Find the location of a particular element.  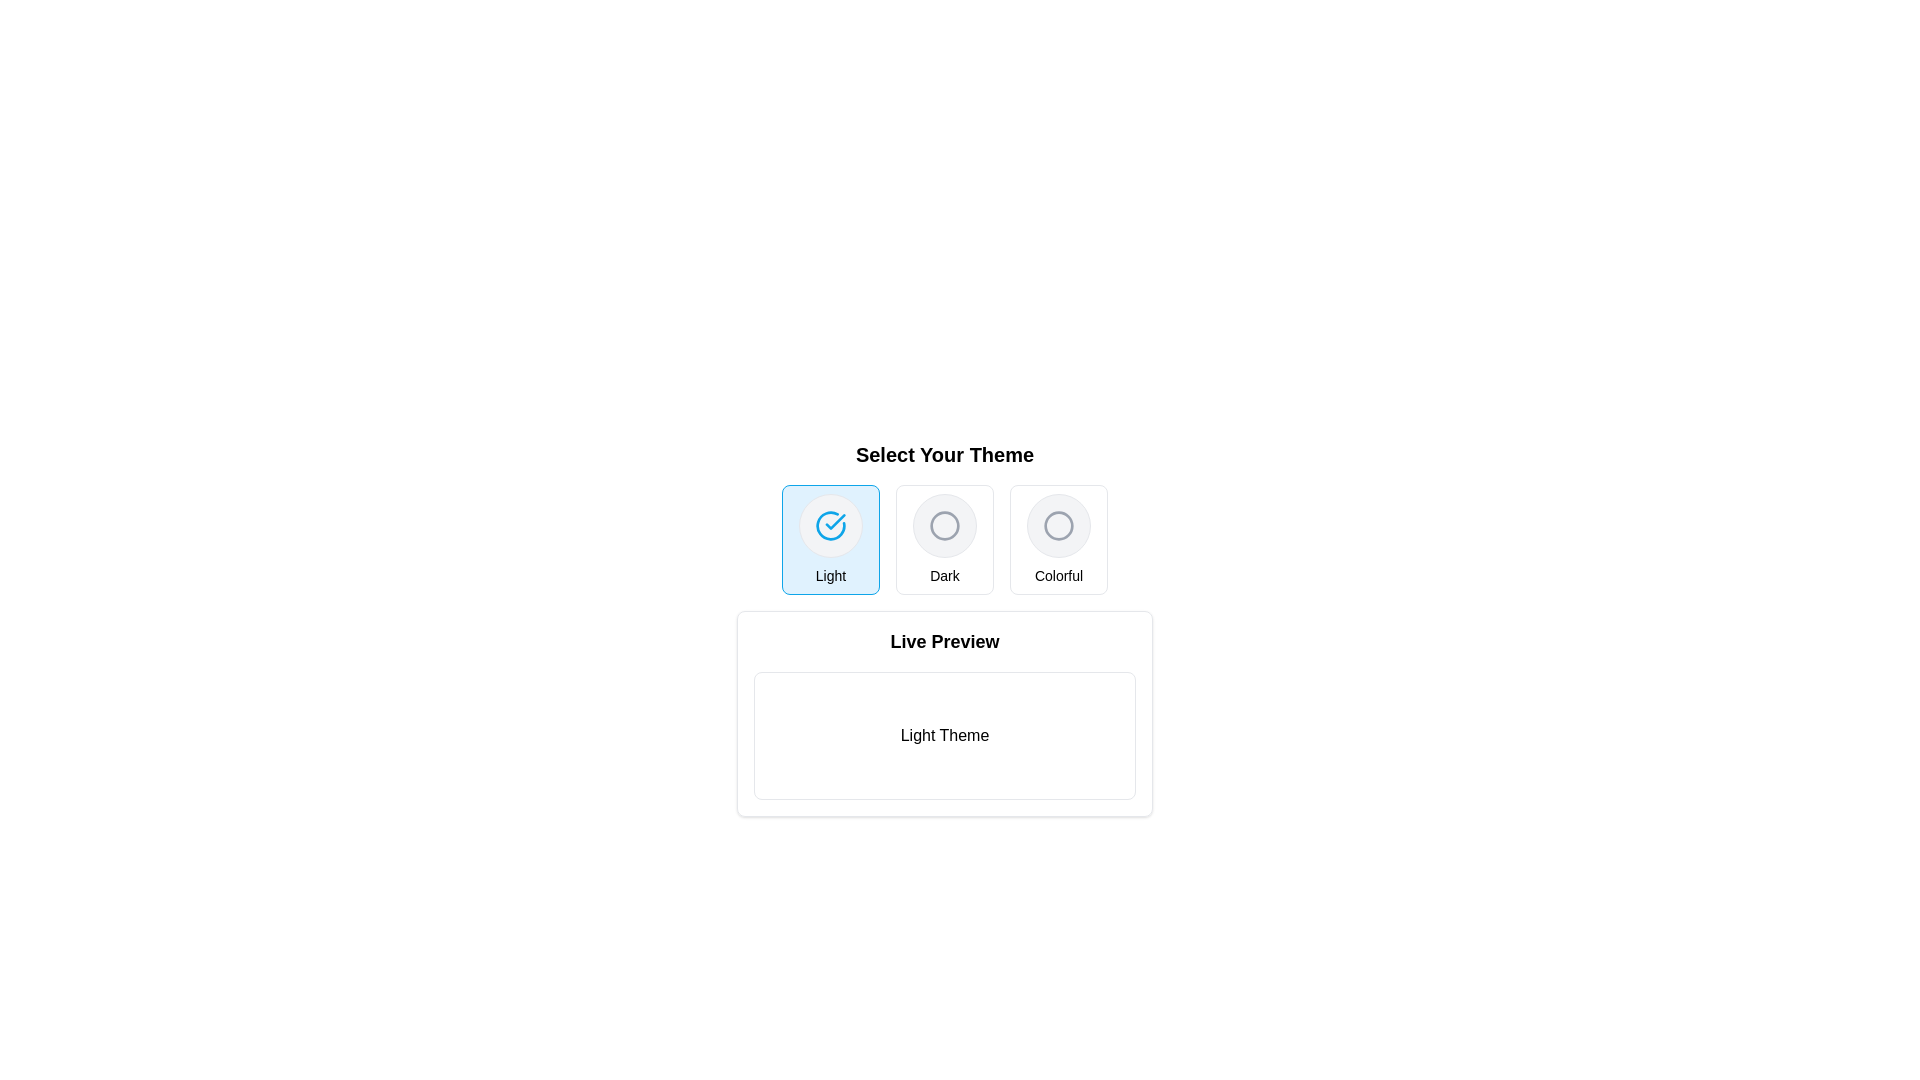

the circular checkmark icon indicating the active selection for the 'Light' theme option in the 'Select Your Theme' section is located at coordinates (830, 524).